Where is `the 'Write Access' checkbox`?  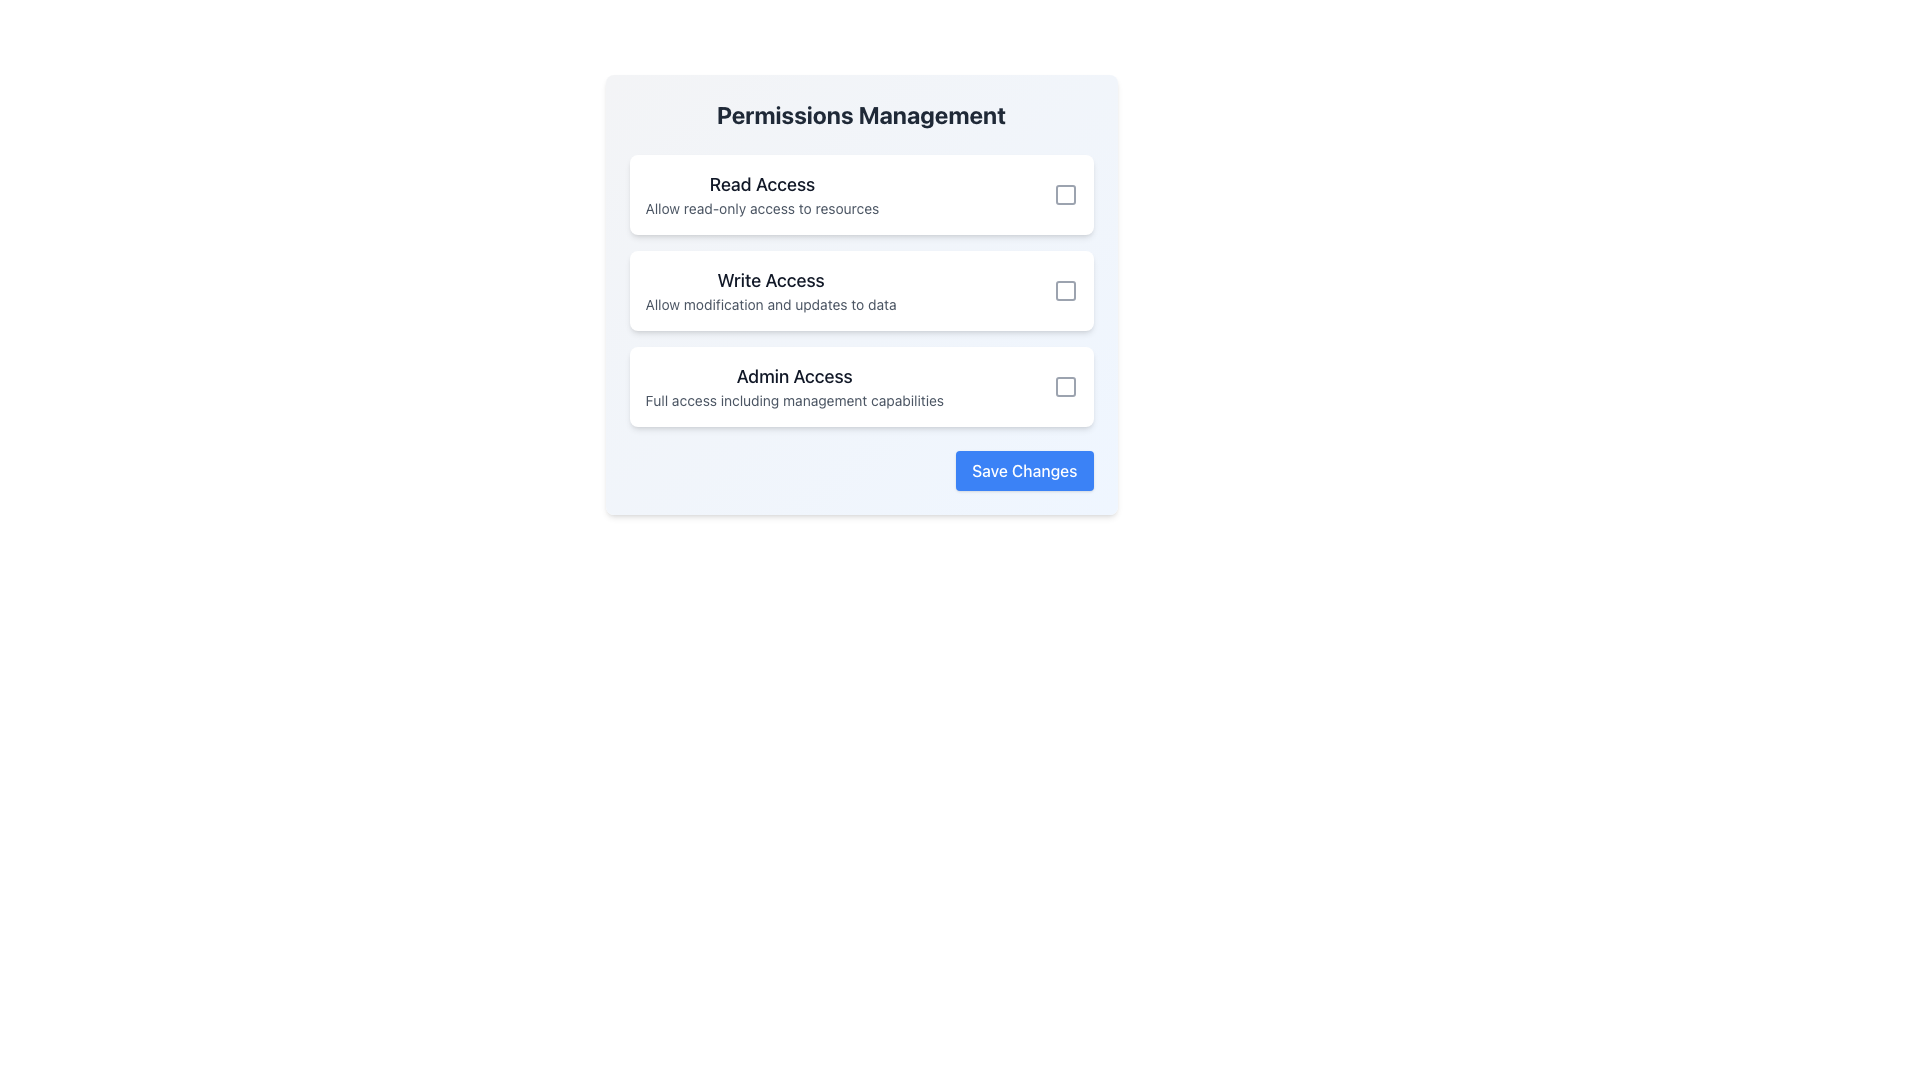
the 'Write Access' checkbox is located at coordinates (861, 290).